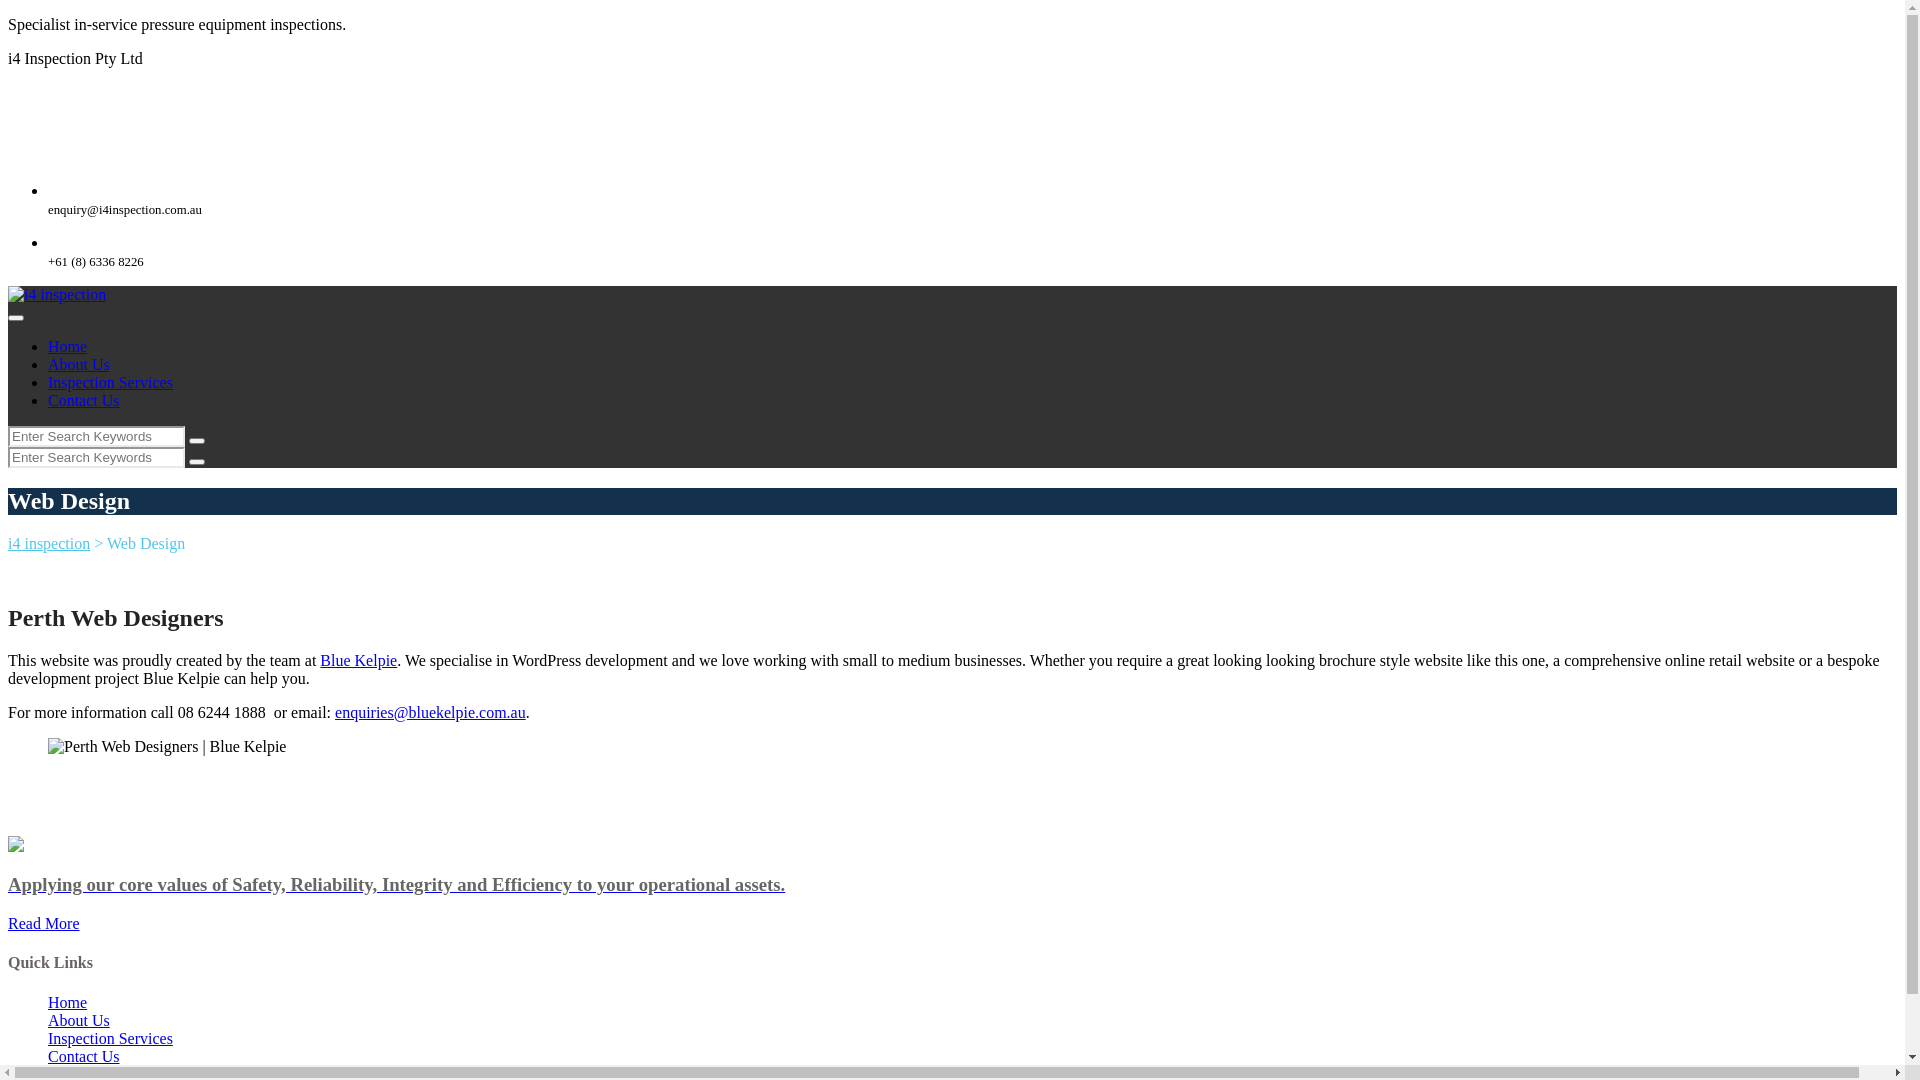 The image size is (1920, 1080). Describe the element at coordinates (167, 747) in the screenshot. I see `'Perth Web Designers | Blue Kelpie'` at that location.